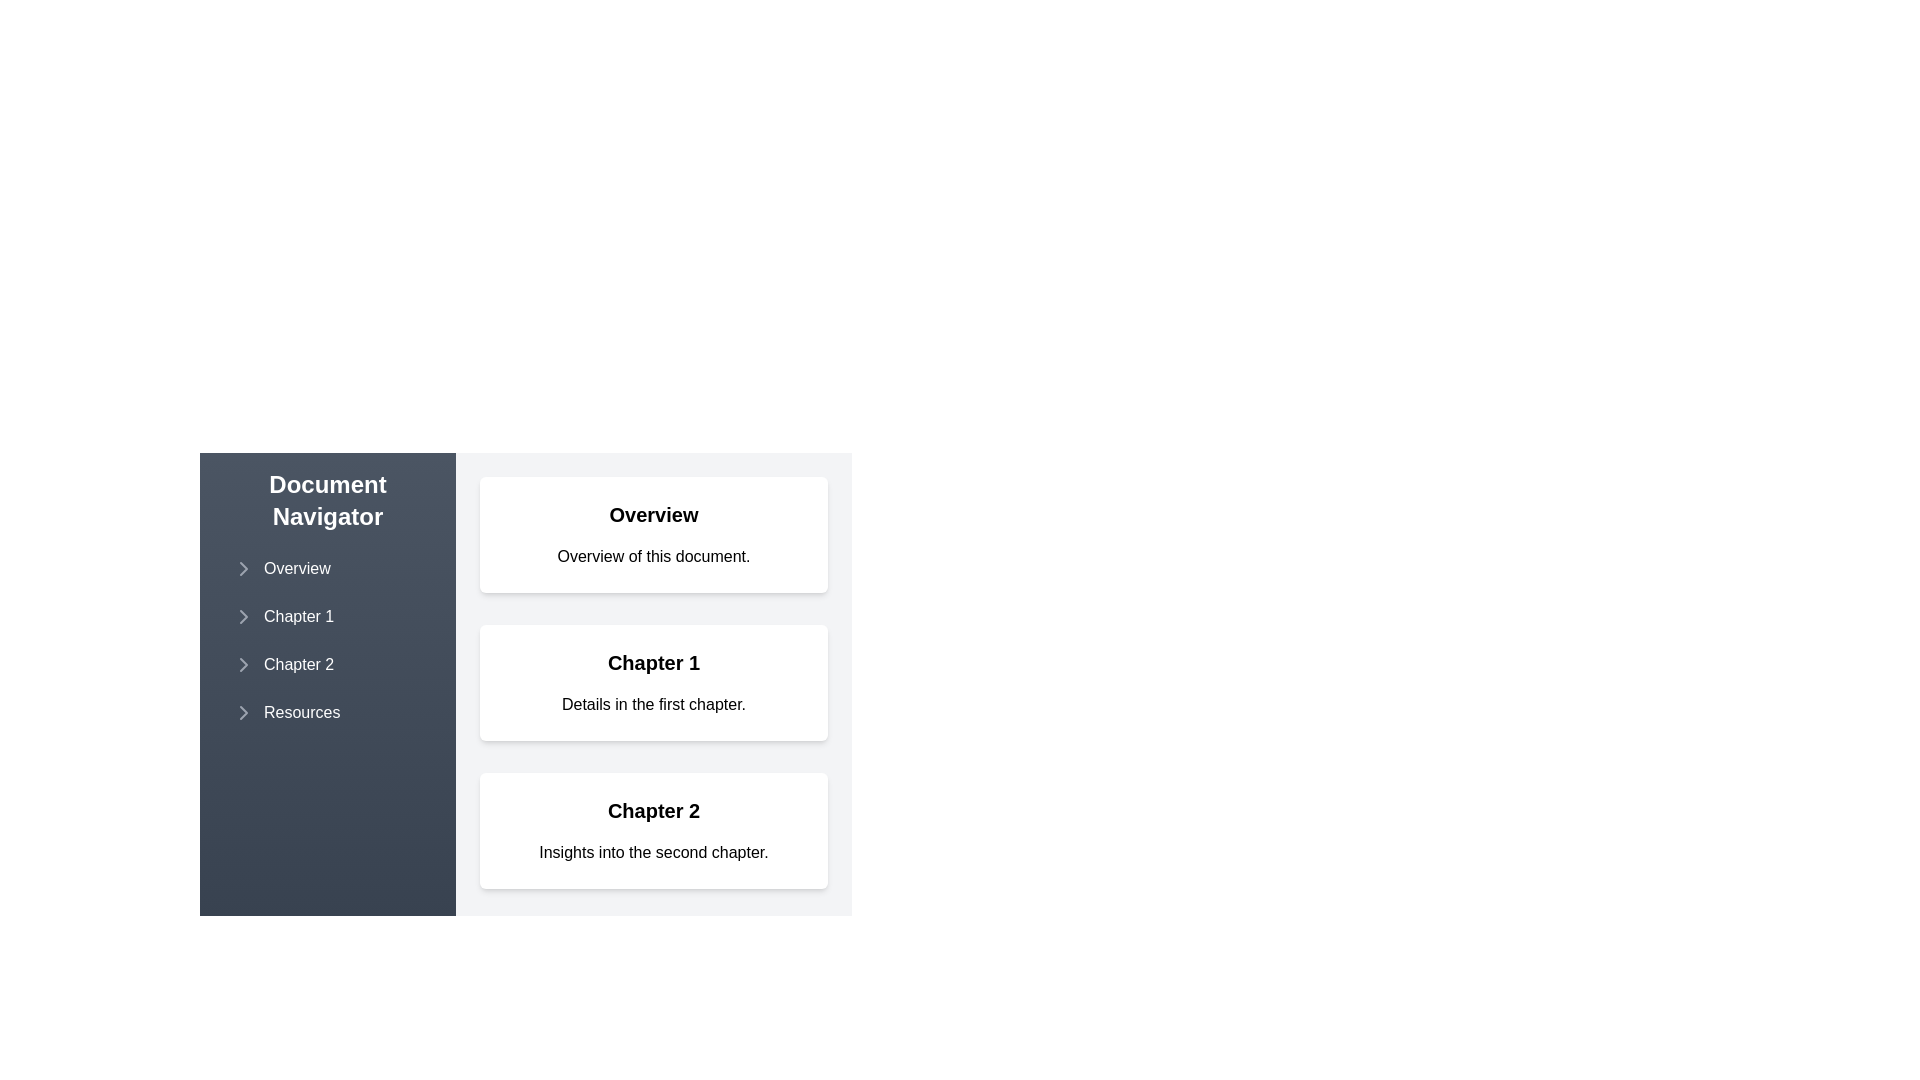  What do you see at coordinates (327, 616) in the screenshot?
I see `the navigational button for 'Chapter 1' in the vertical menu to possibly reveal additional information` at bounding box center [327, 616].